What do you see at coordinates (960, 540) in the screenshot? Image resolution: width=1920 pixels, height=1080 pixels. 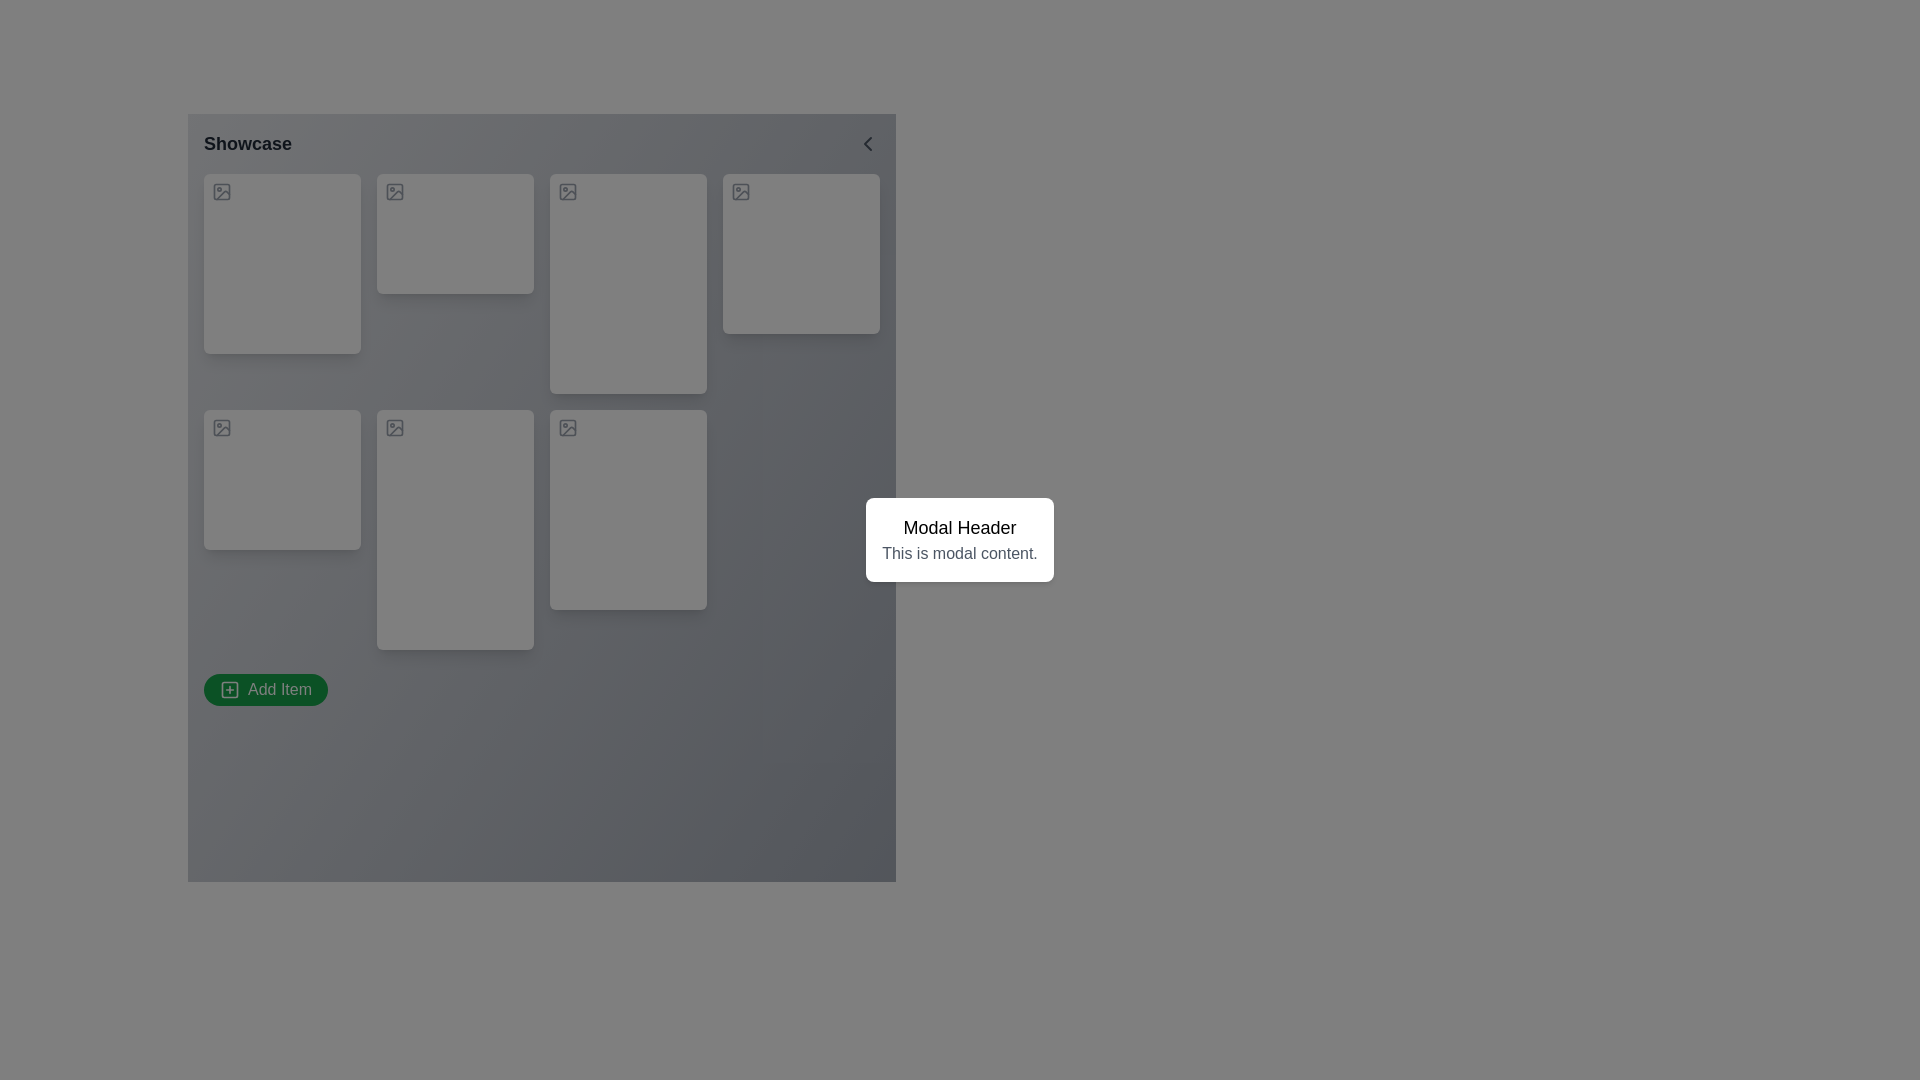 I see `the white rectangular modal dialog labeled 'Modal Header' with rounded corners and drop shadow, containing the body text 'This is modal content.'` at bounding box center [960, 540].